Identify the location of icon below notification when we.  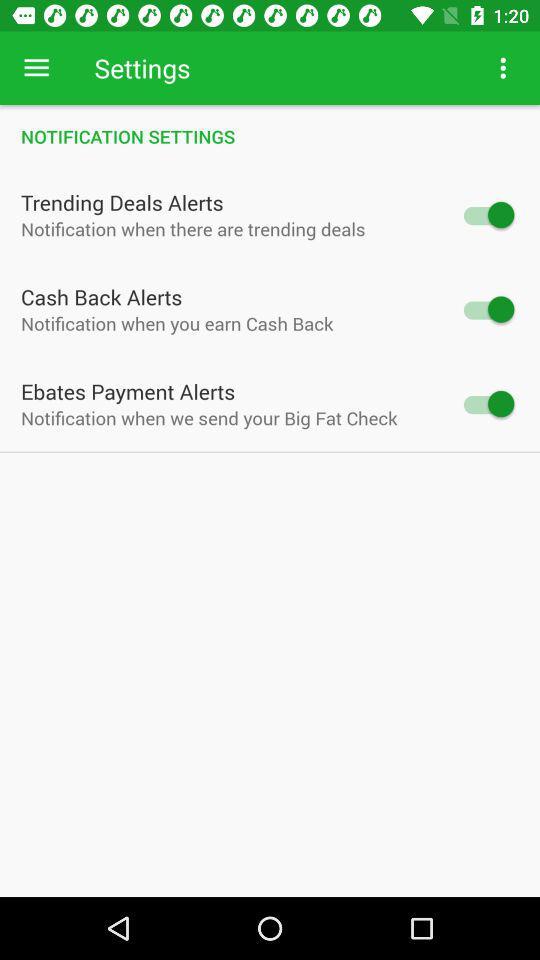
(270, 452).